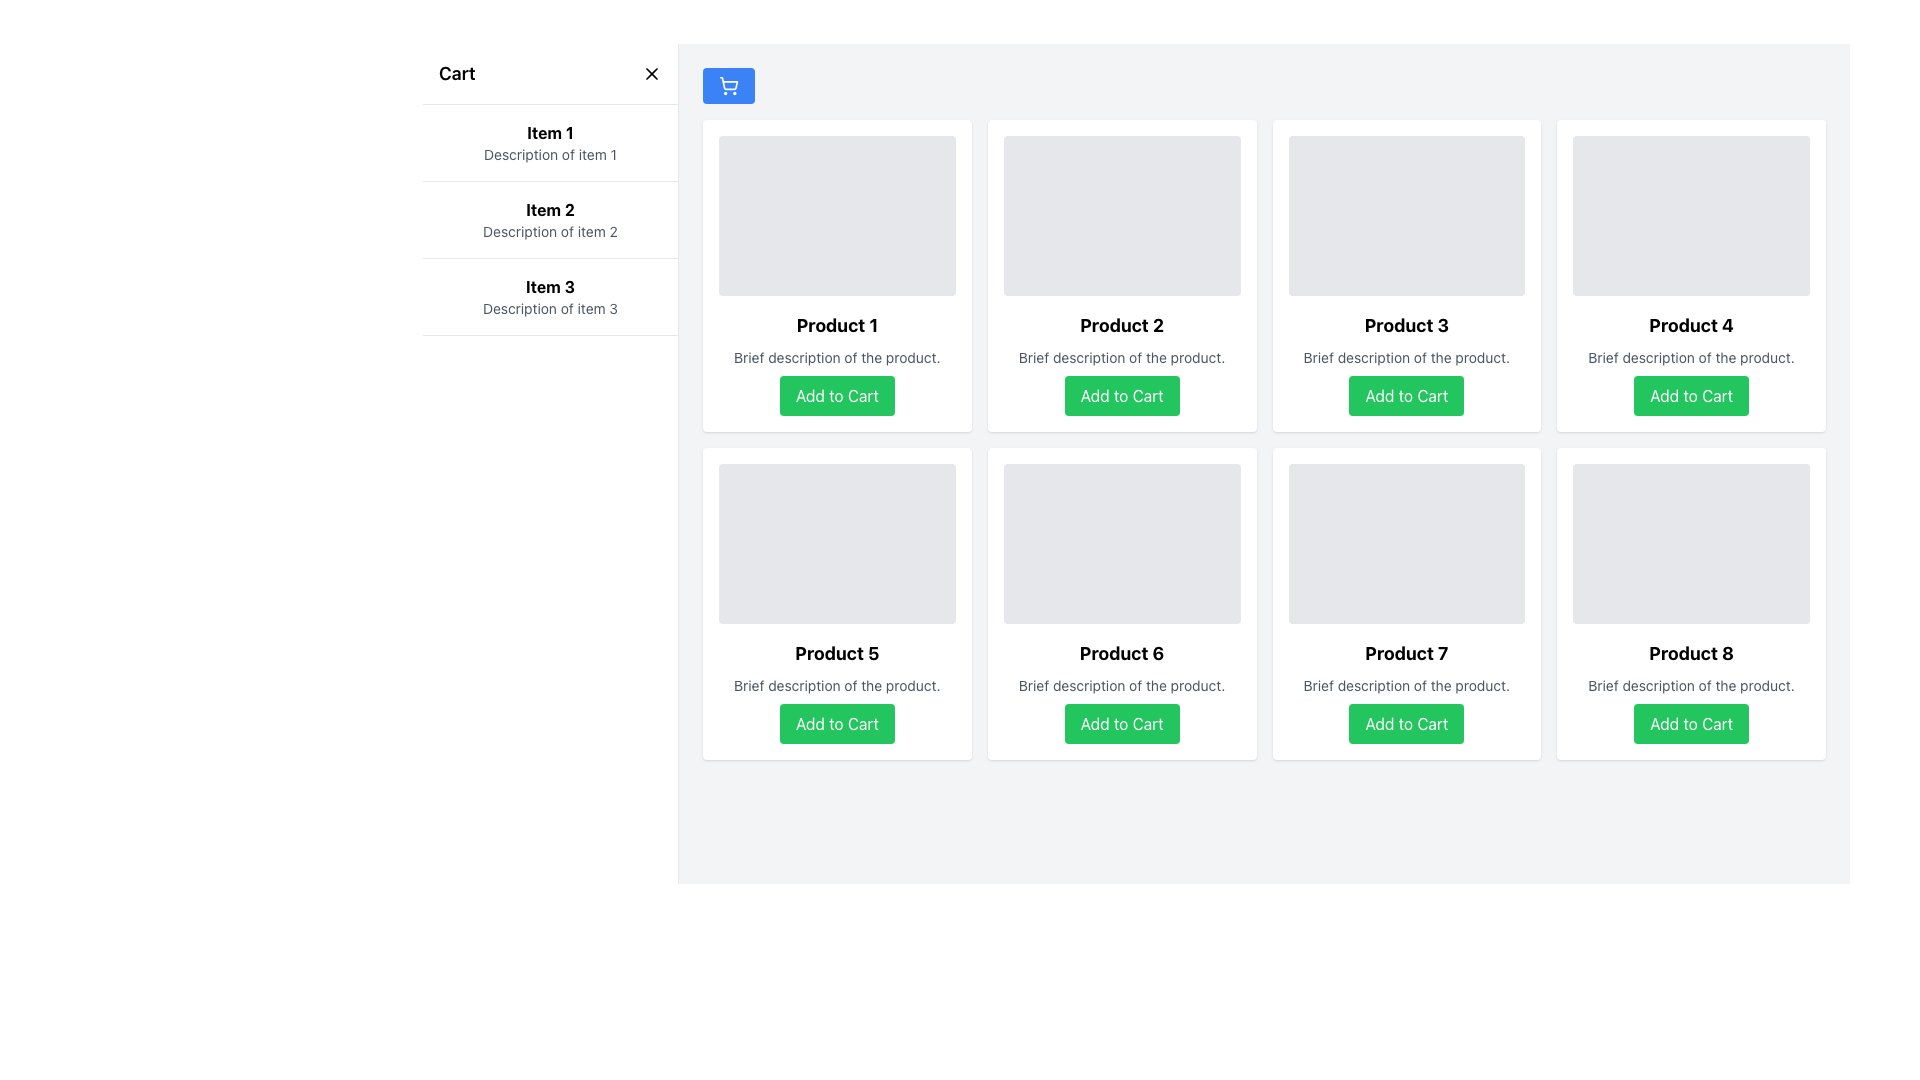  Describe the element at coordinates (1405, 325) in the screenshot. I see `the Text label that serves as the title or identifier for the product within the card, located in the top row, third column of the grid layout` at that location.